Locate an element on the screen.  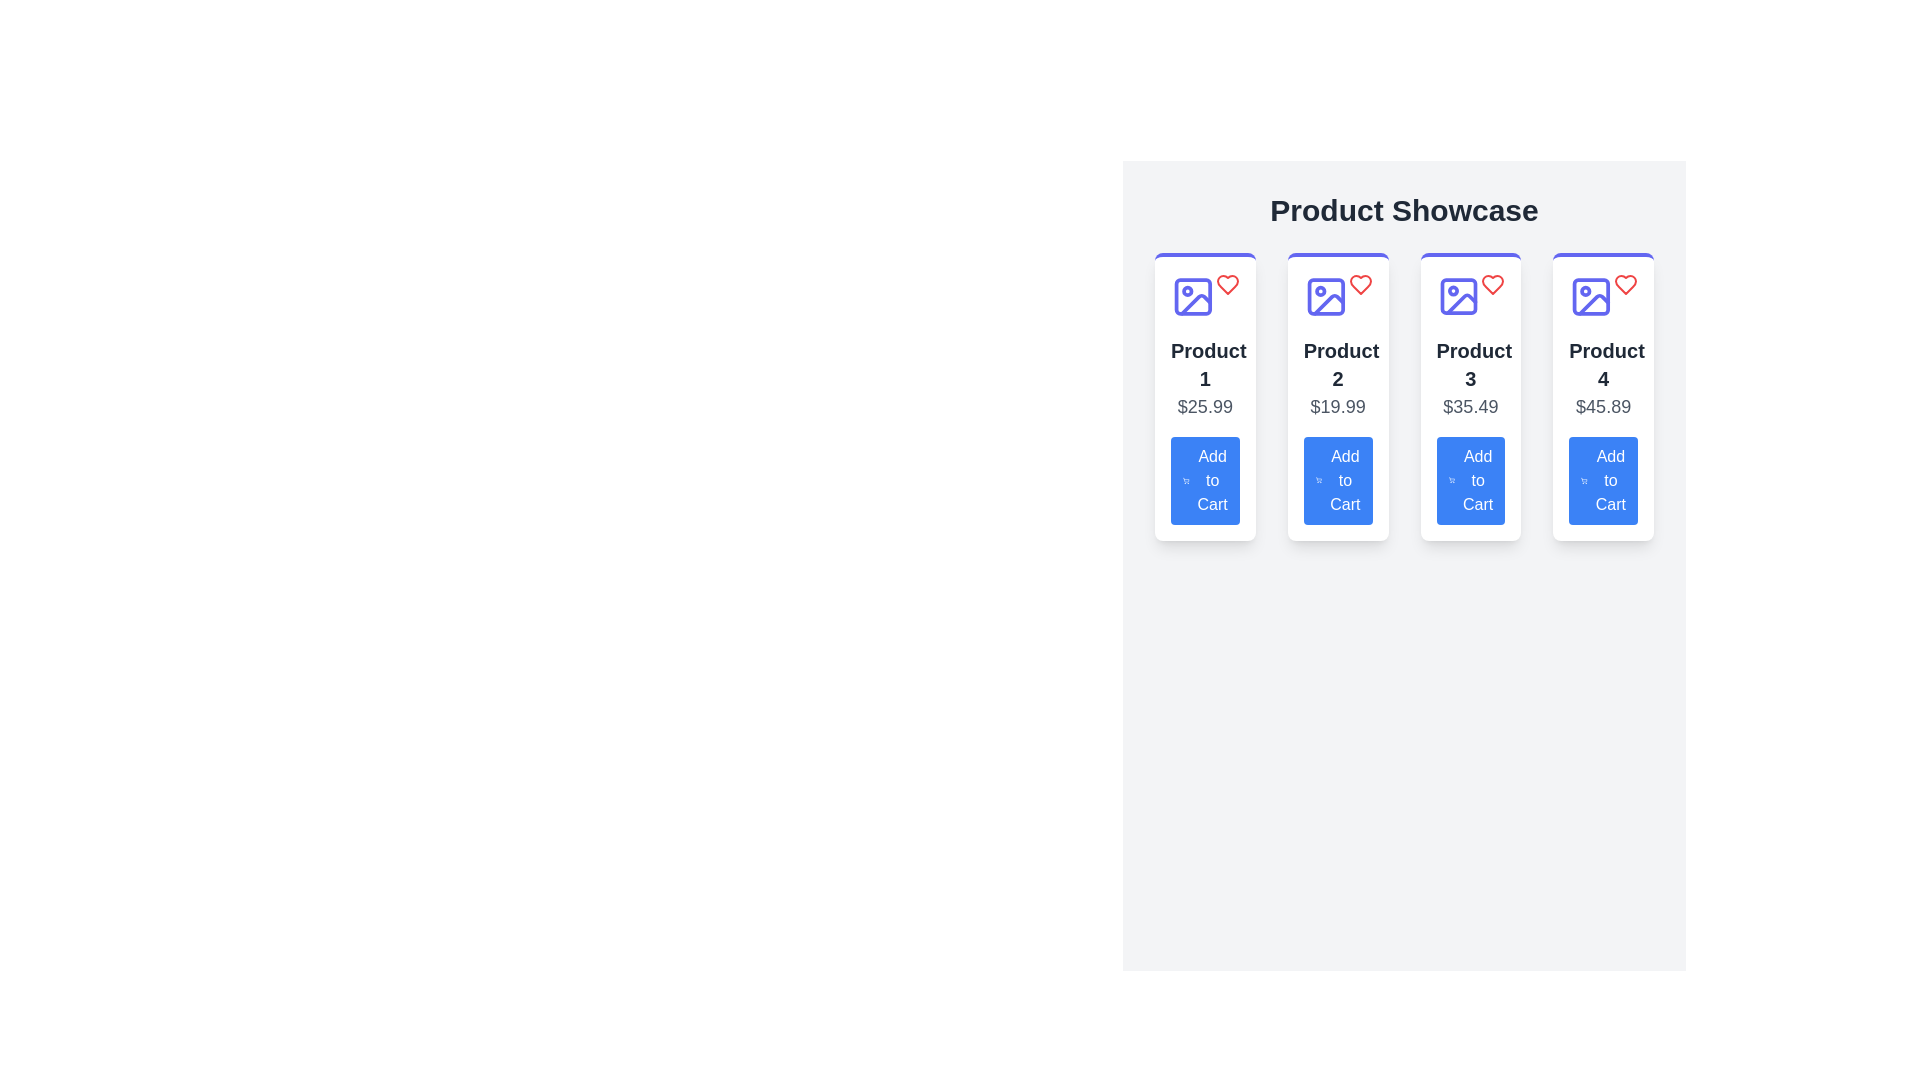
the SVG graphic that represents the action of adding a product to the cart, located inside the 'Add to Cart' button of the first product card in the product showcase layout is located at coordinates (1186, 481).